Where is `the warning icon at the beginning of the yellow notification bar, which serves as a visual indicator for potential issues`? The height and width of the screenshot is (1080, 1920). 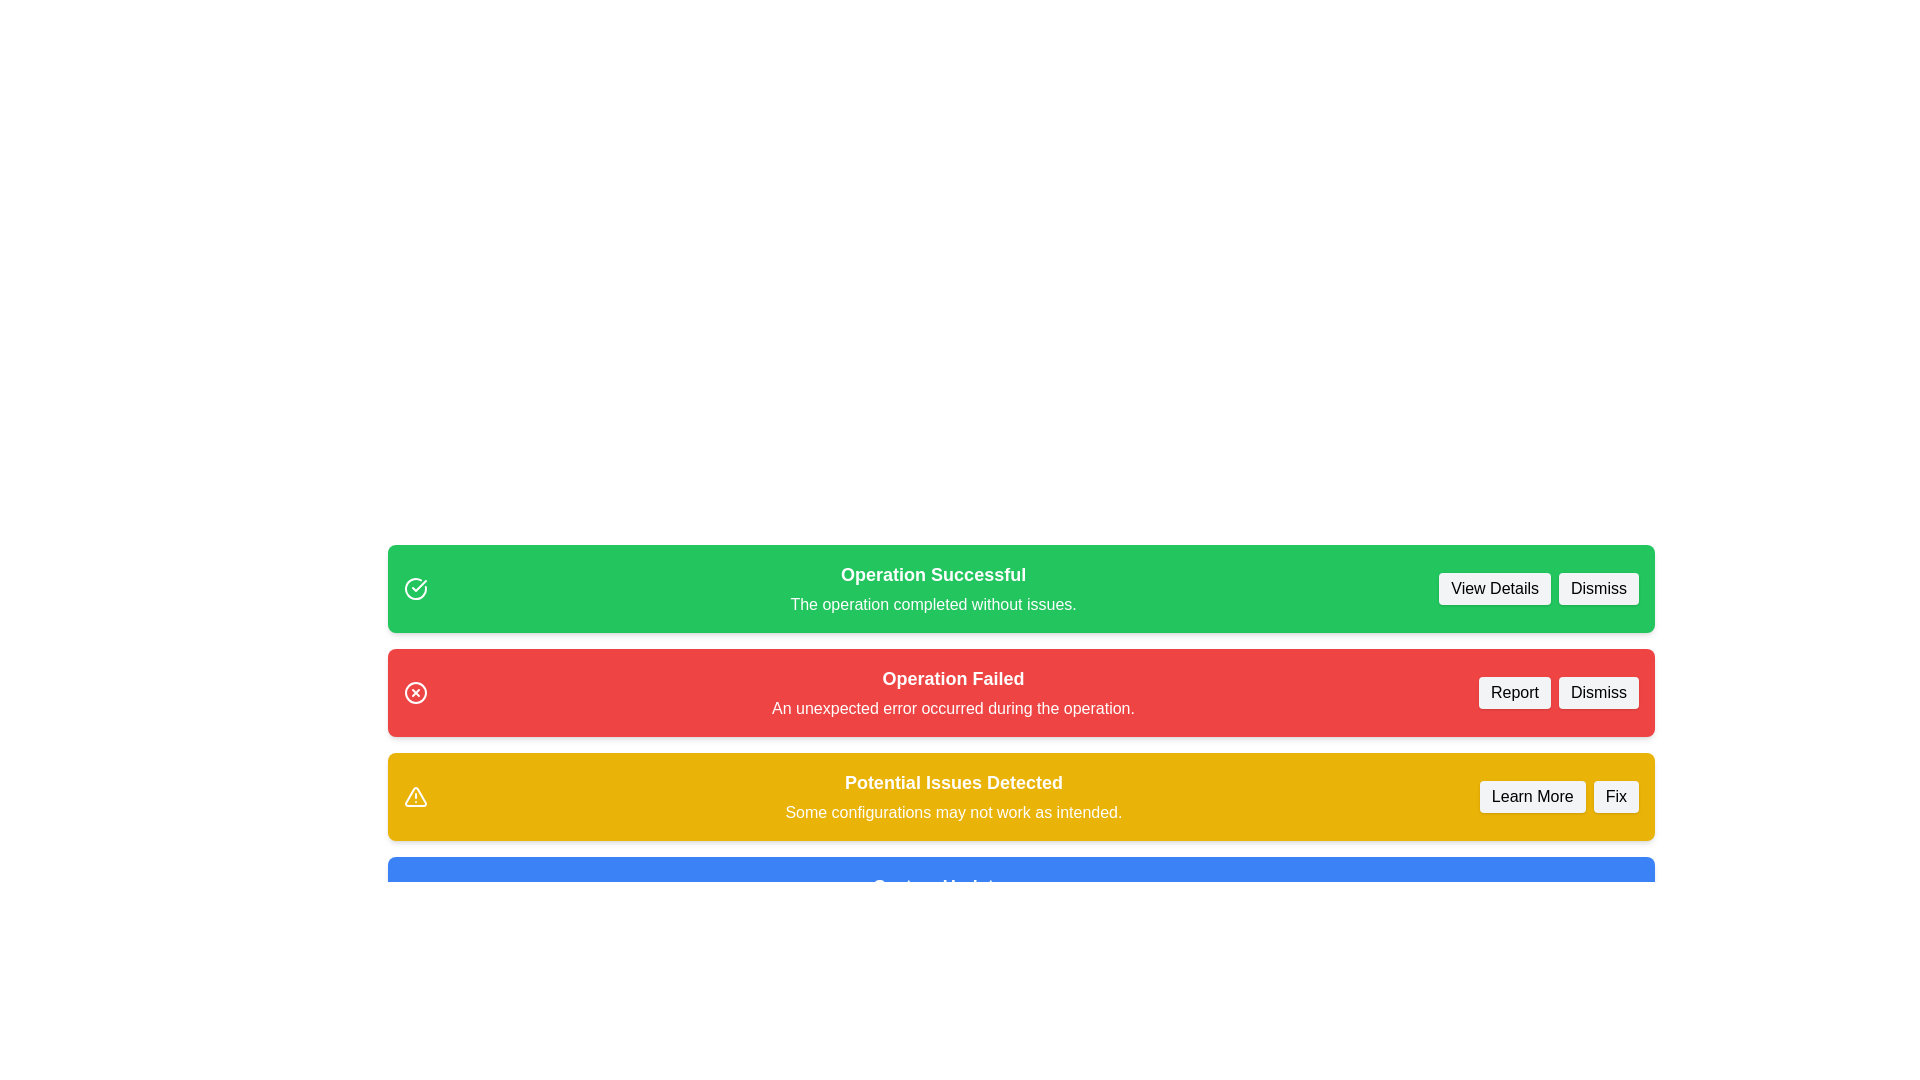
the warning icon at the beginning of the yellow notification bar, which serves as a visual indicator for potential issues is located at coordinates (415, 796).